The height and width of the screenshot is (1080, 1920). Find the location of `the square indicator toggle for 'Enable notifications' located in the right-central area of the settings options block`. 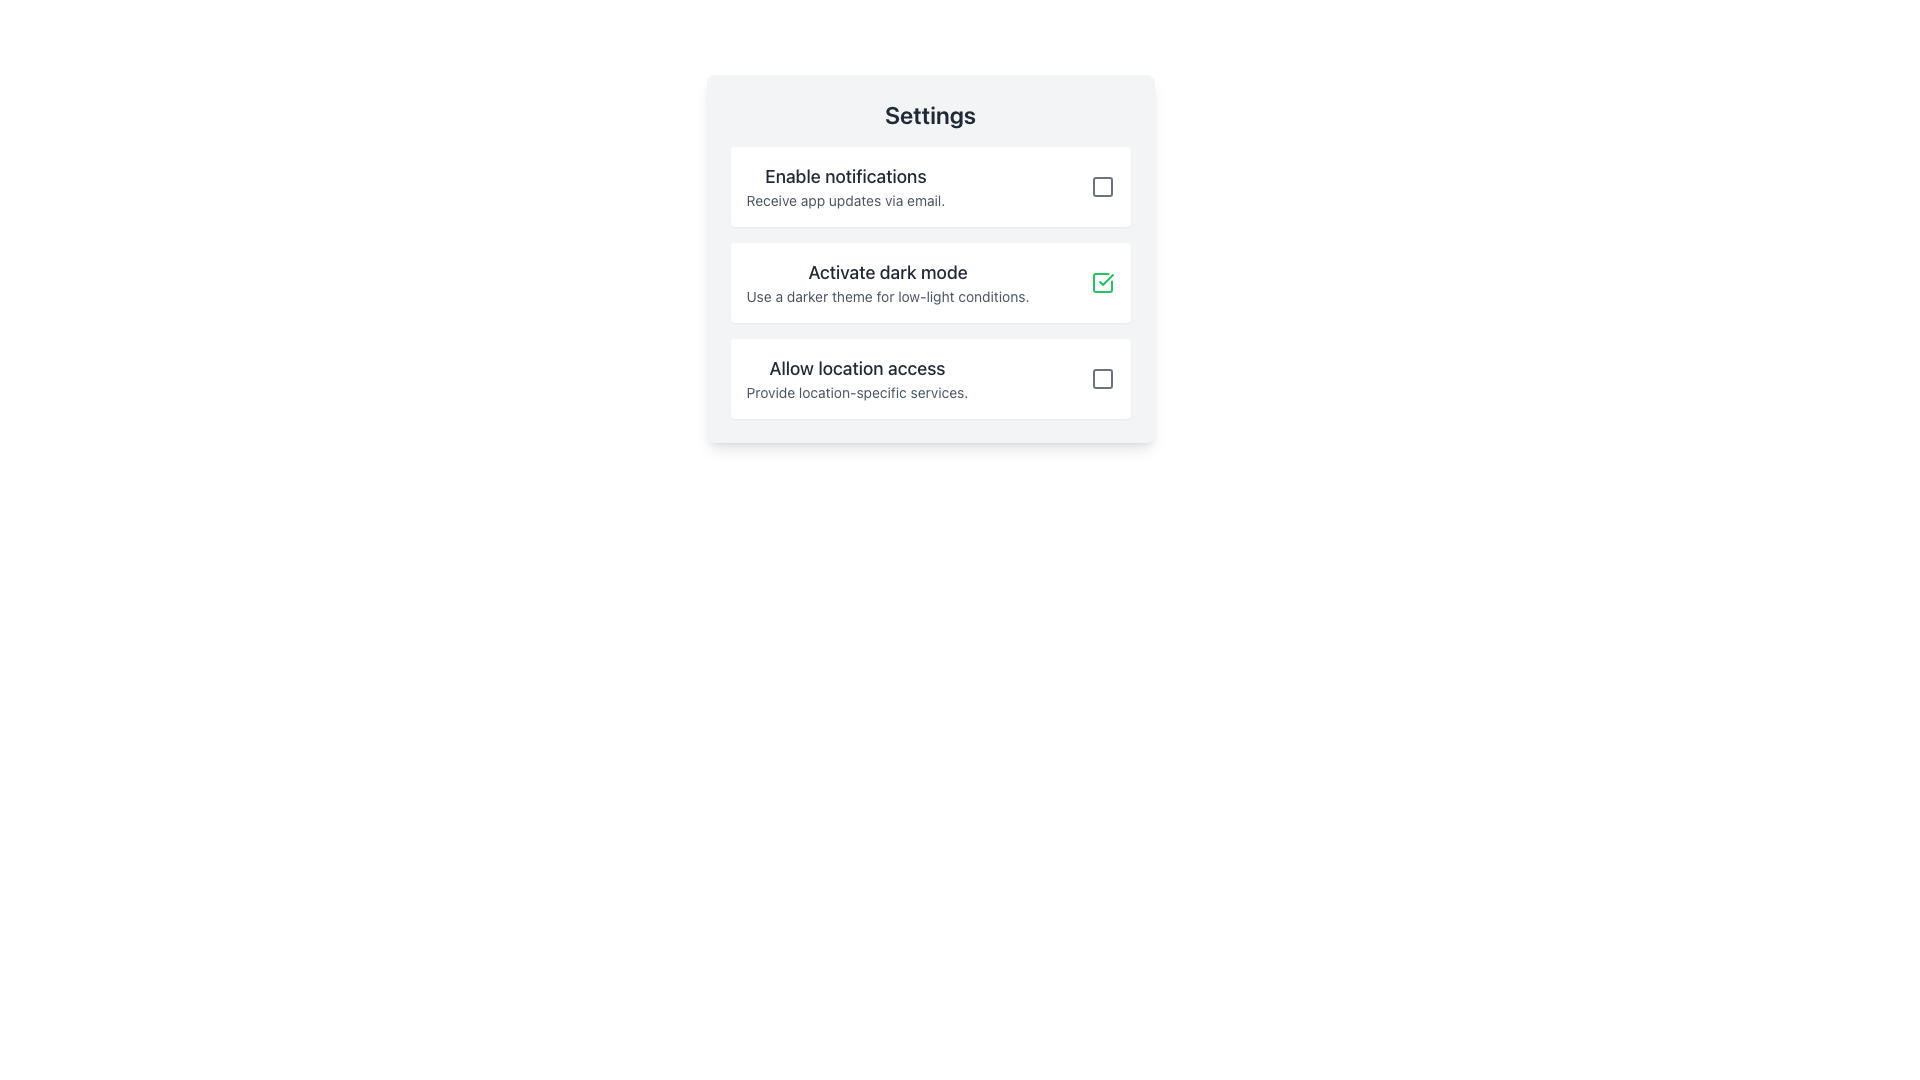

the square indicator toggle for 'Enable notifications' located in the right-central area of the settings options block is located at coordinates (1101, 186).